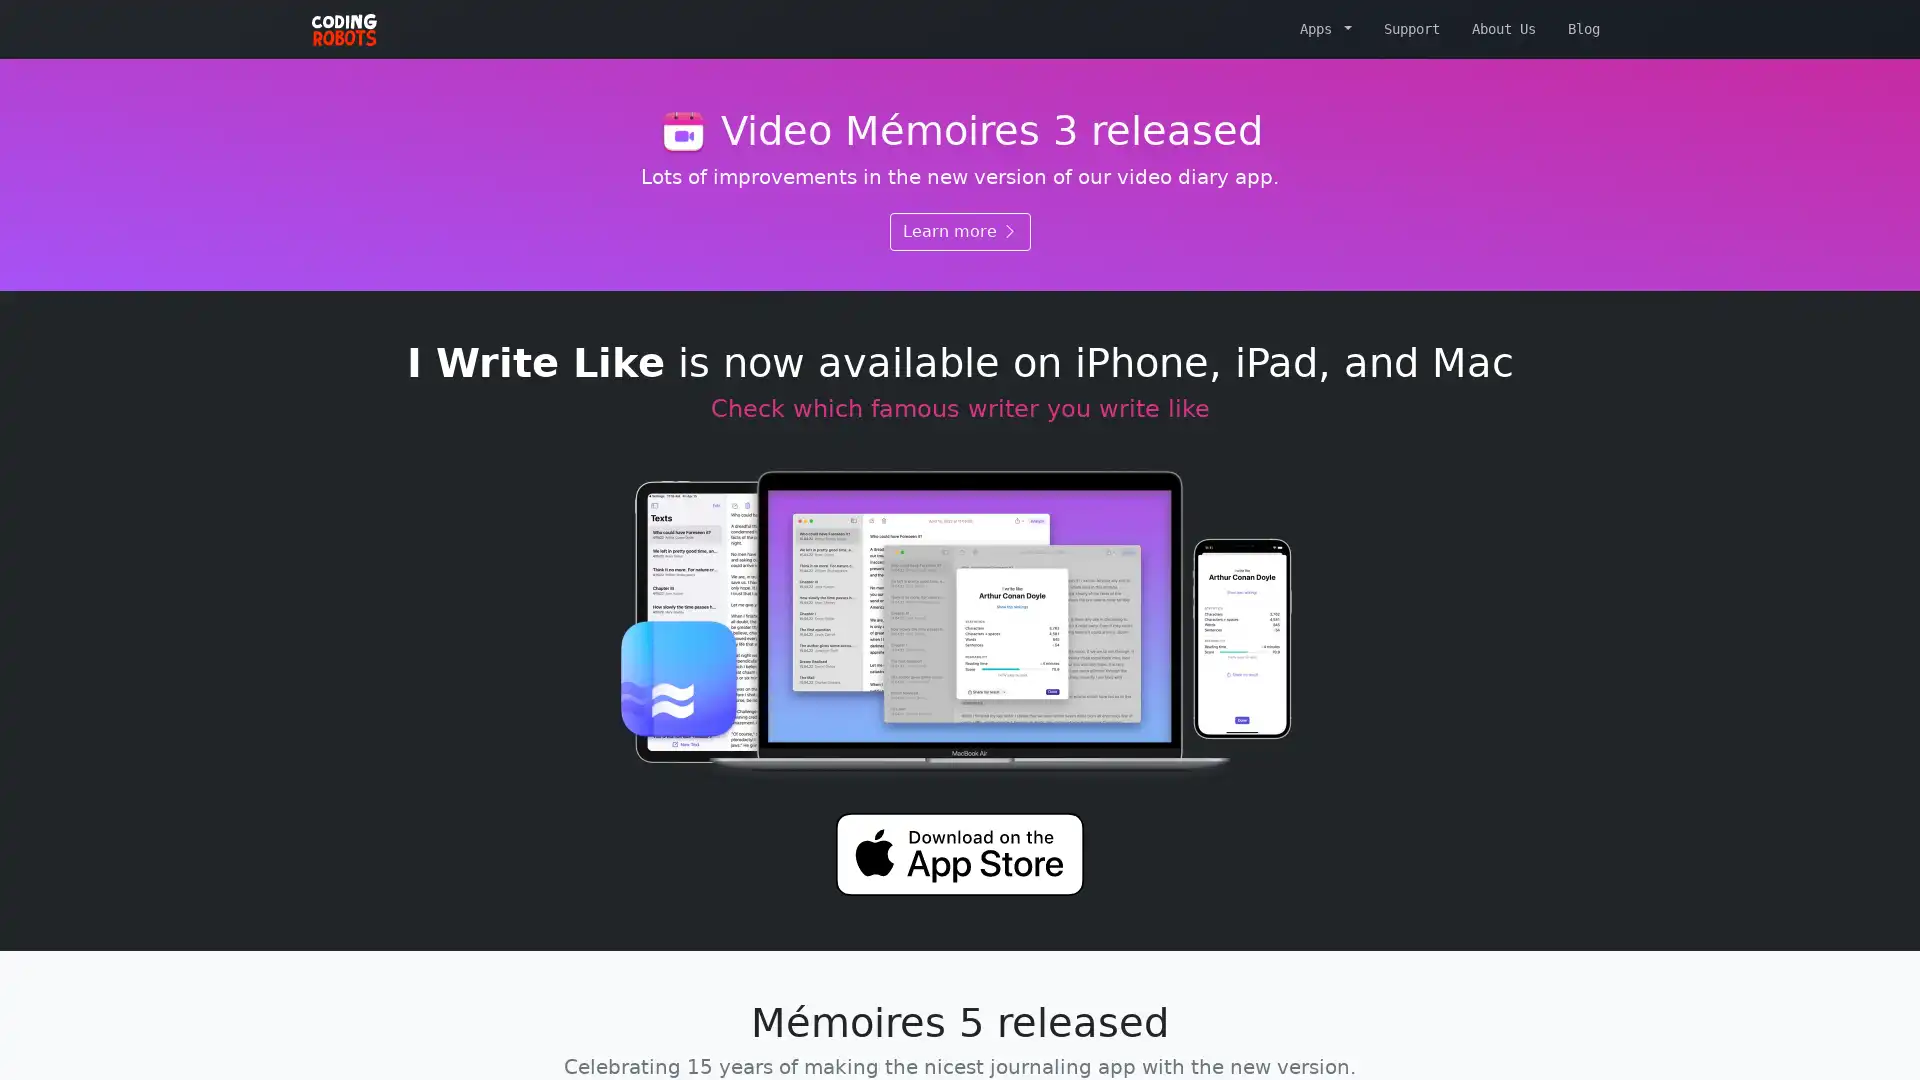 This screenshot has height=1080, width=1920. Describe the element at coordinates (1325, 28) in the screenshot. I see `Apps` at that location.